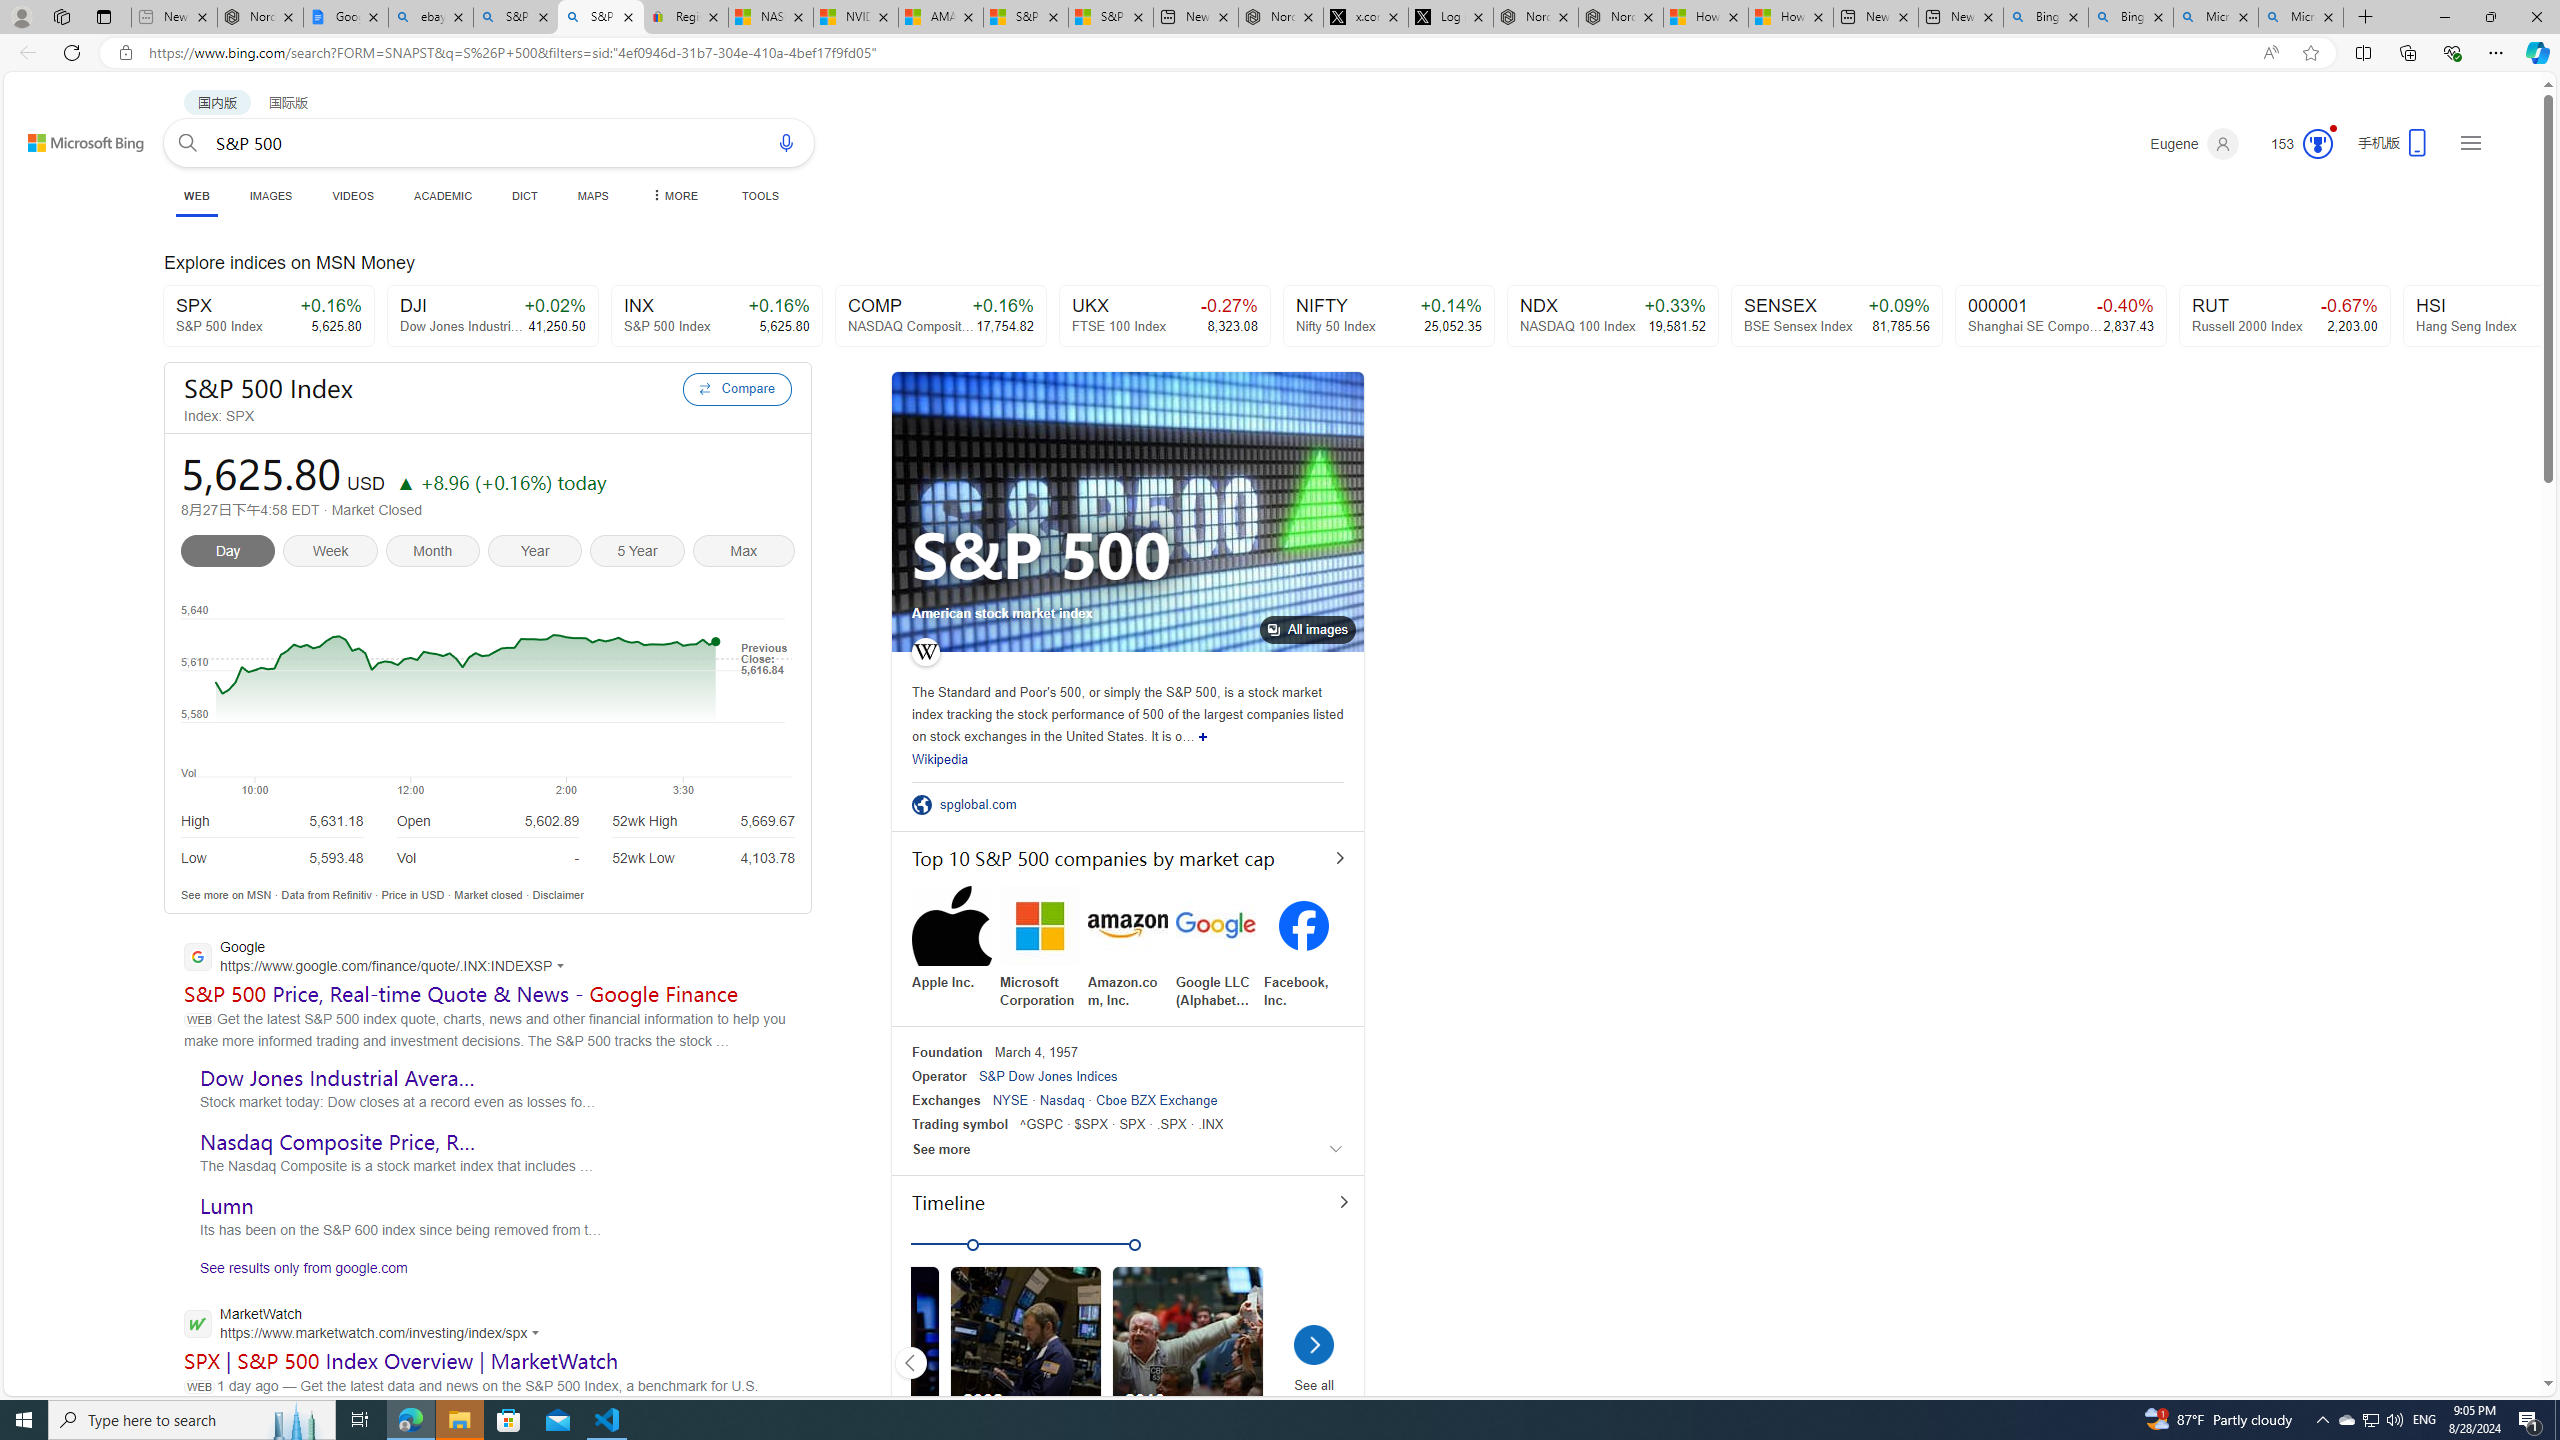  I want to click on 'S&P 500 - Search', so click(600, 16).